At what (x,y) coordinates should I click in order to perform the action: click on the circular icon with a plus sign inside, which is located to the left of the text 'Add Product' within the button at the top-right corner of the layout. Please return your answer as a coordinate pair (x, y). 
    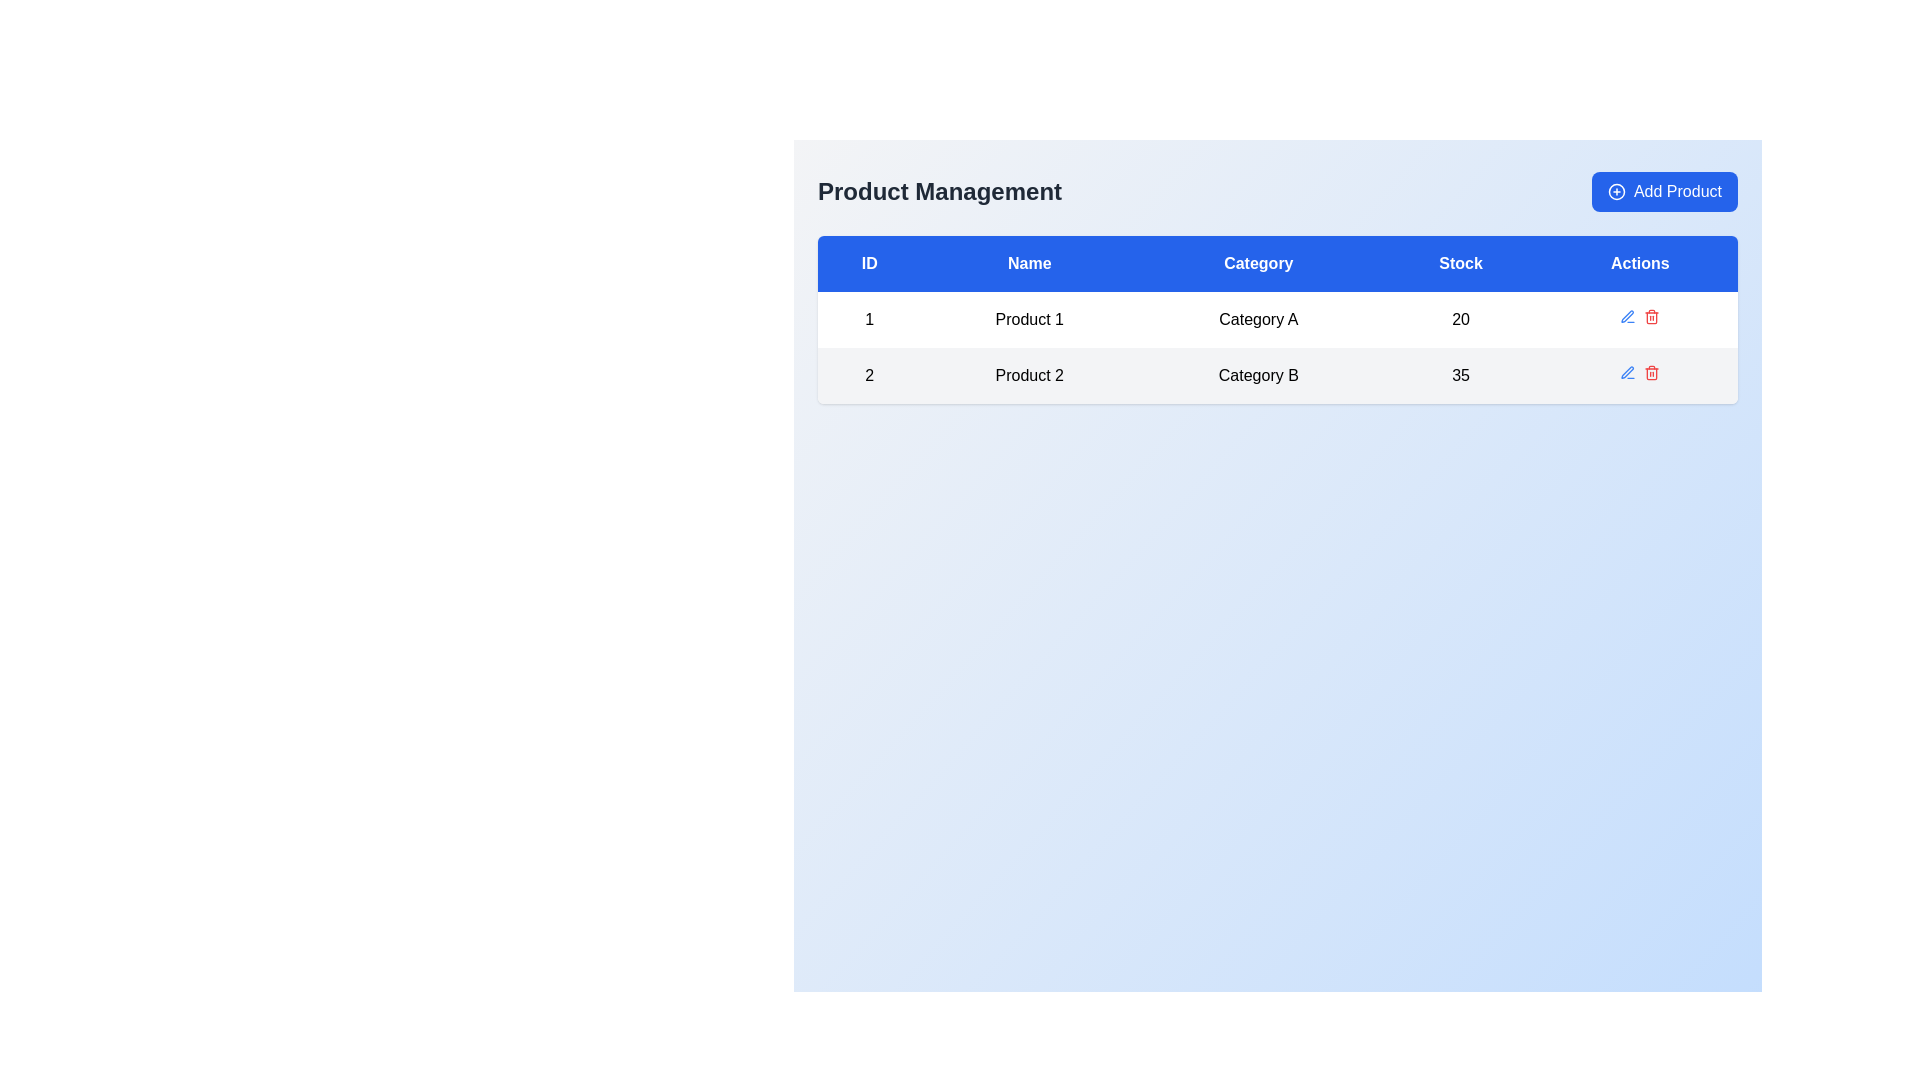
    Looking at the image, I should click on (1617, 192).